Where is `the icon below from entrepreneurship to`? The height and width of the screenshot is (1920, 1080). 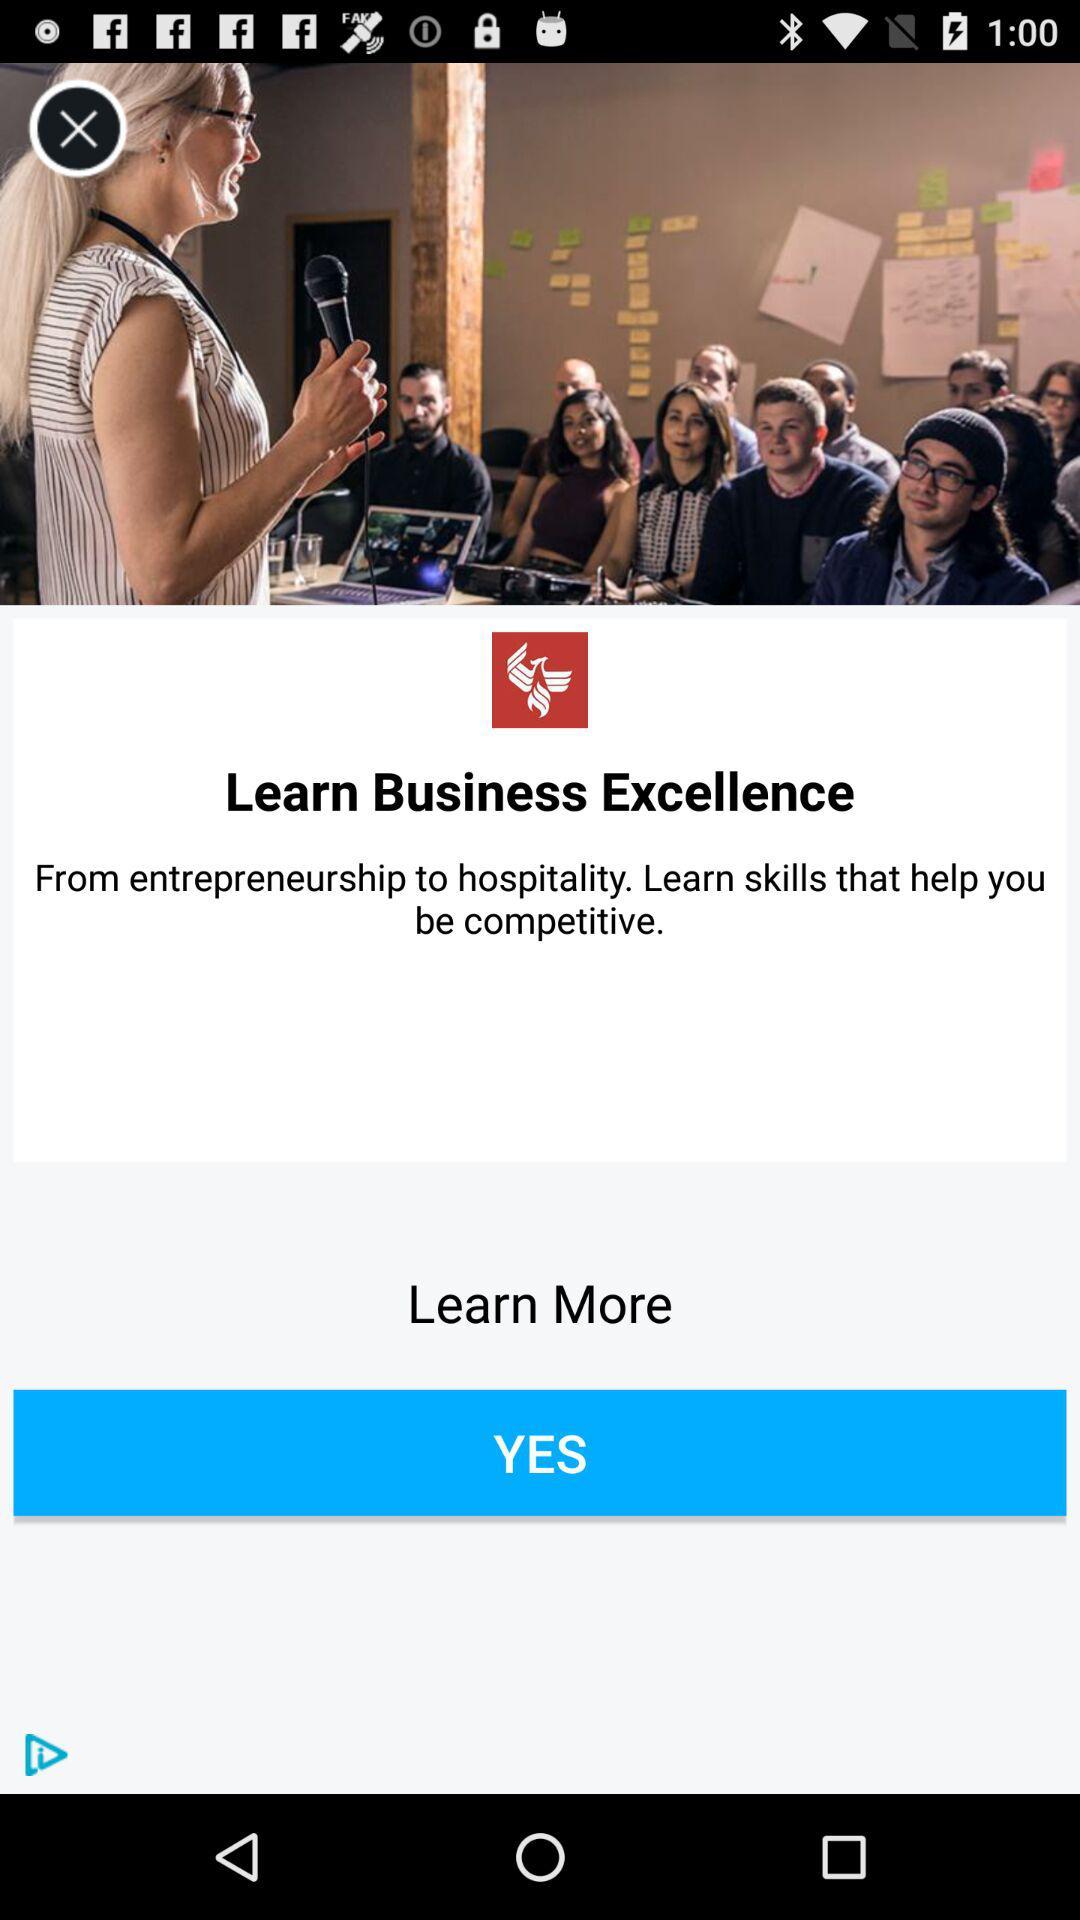
the icon below from entrepreneurship to is located at coordinates (540, 1302).